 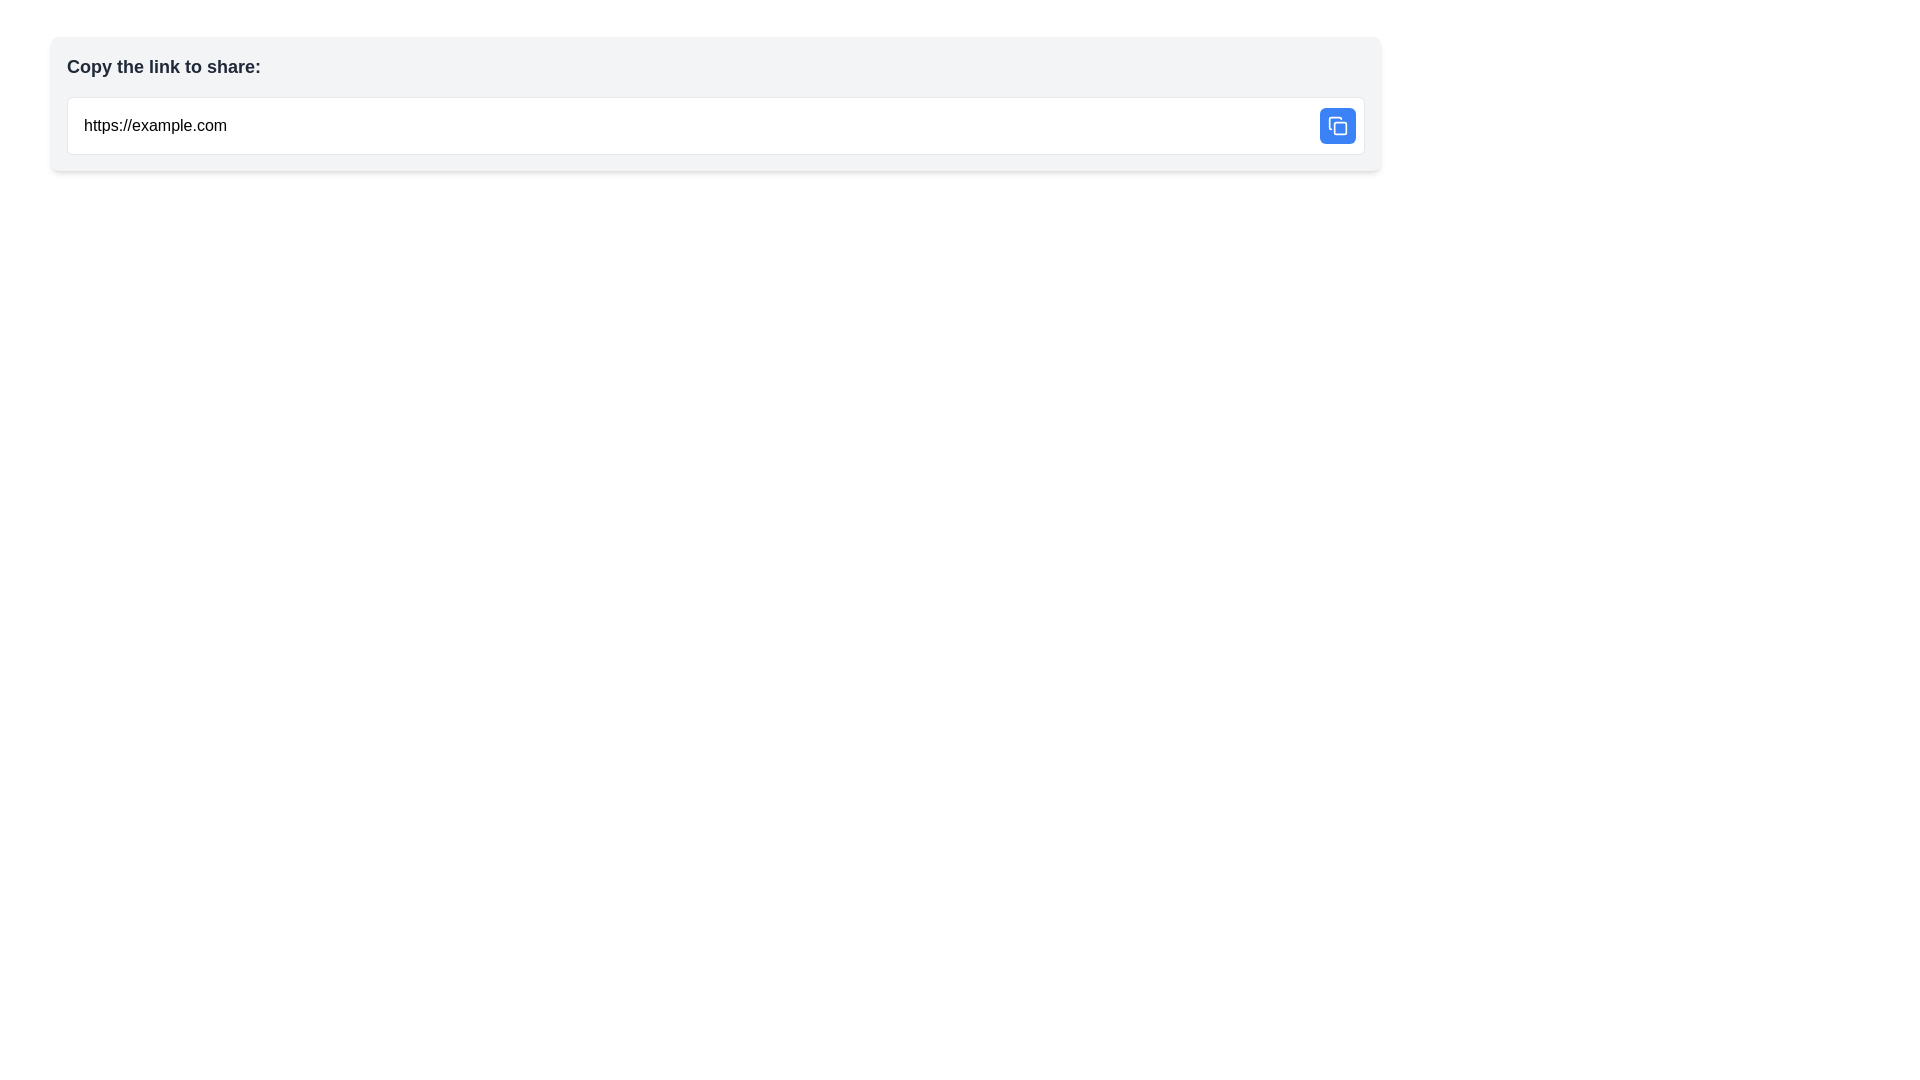 What do you see at coordinates (715, 126) in the screenshot?
I see `the URL displayed in the text field of the section with a white background and rounded corners, which contains the URL 'https://example.com'` at bounding box center [715, 126].